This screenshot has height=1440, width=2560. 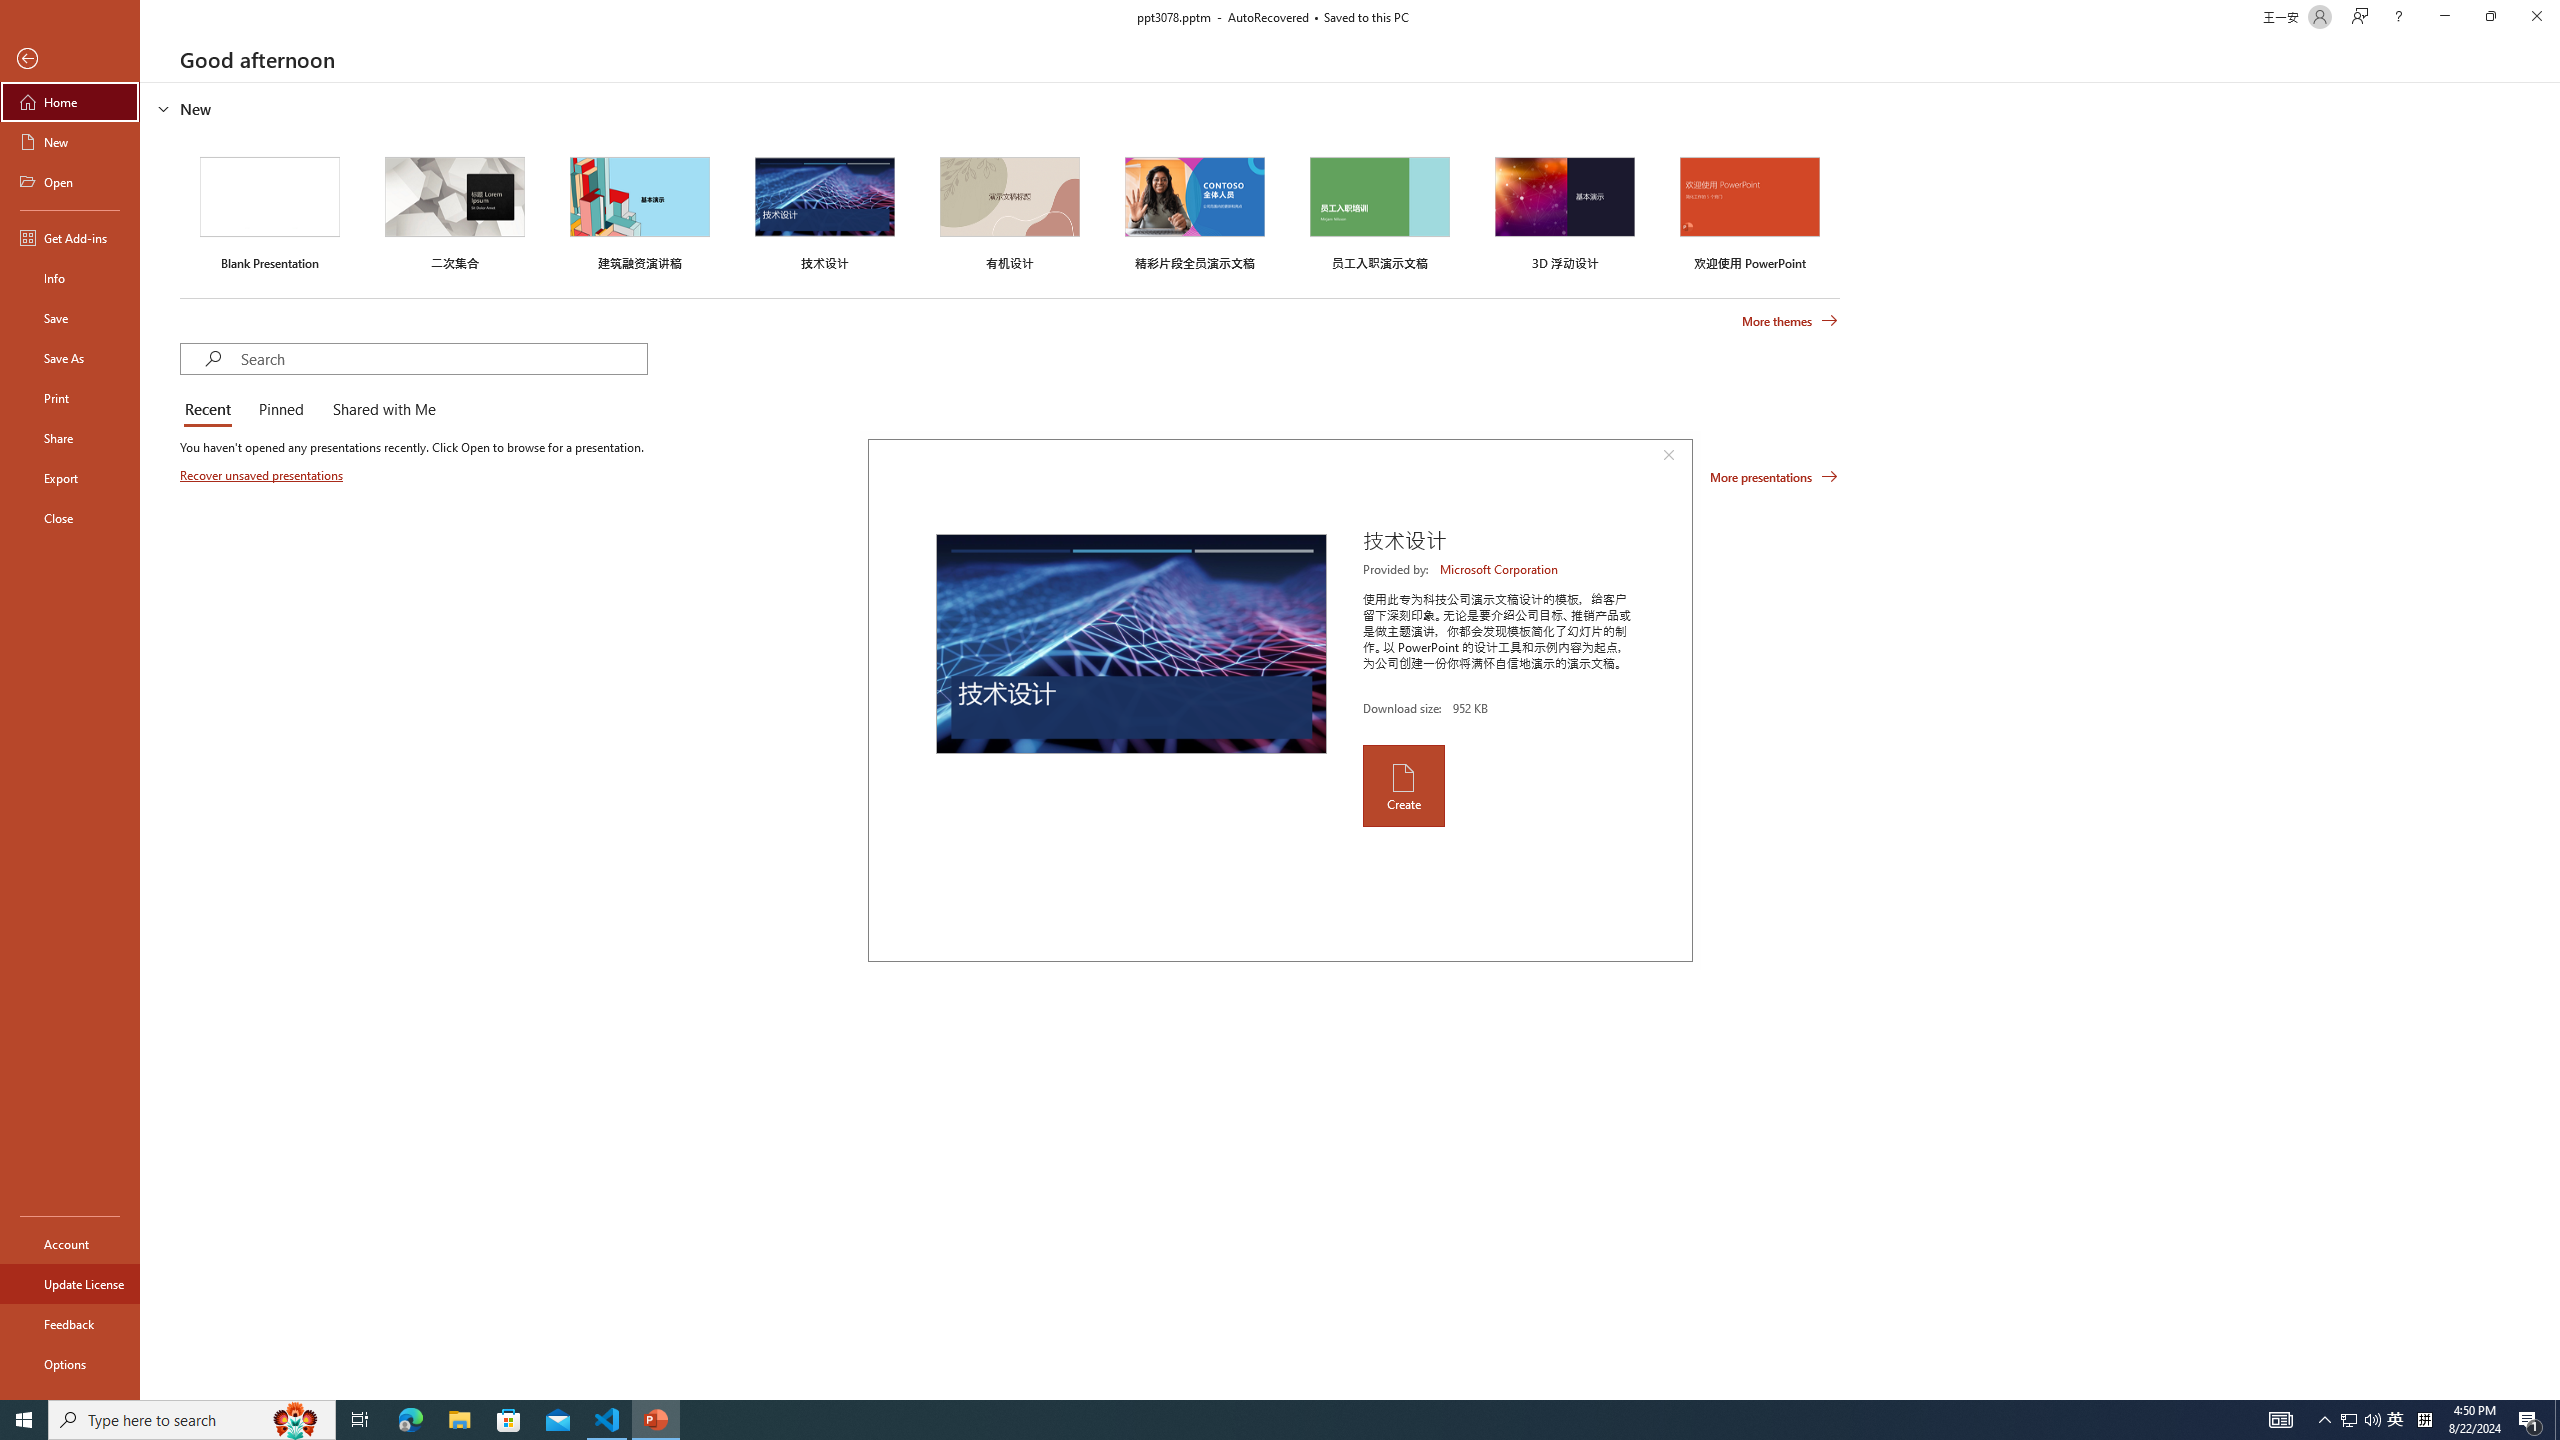 What do you see at coordinates (69, 1363) in the screenshot?
I see `'Options'` at bounding box center [69, 1363].